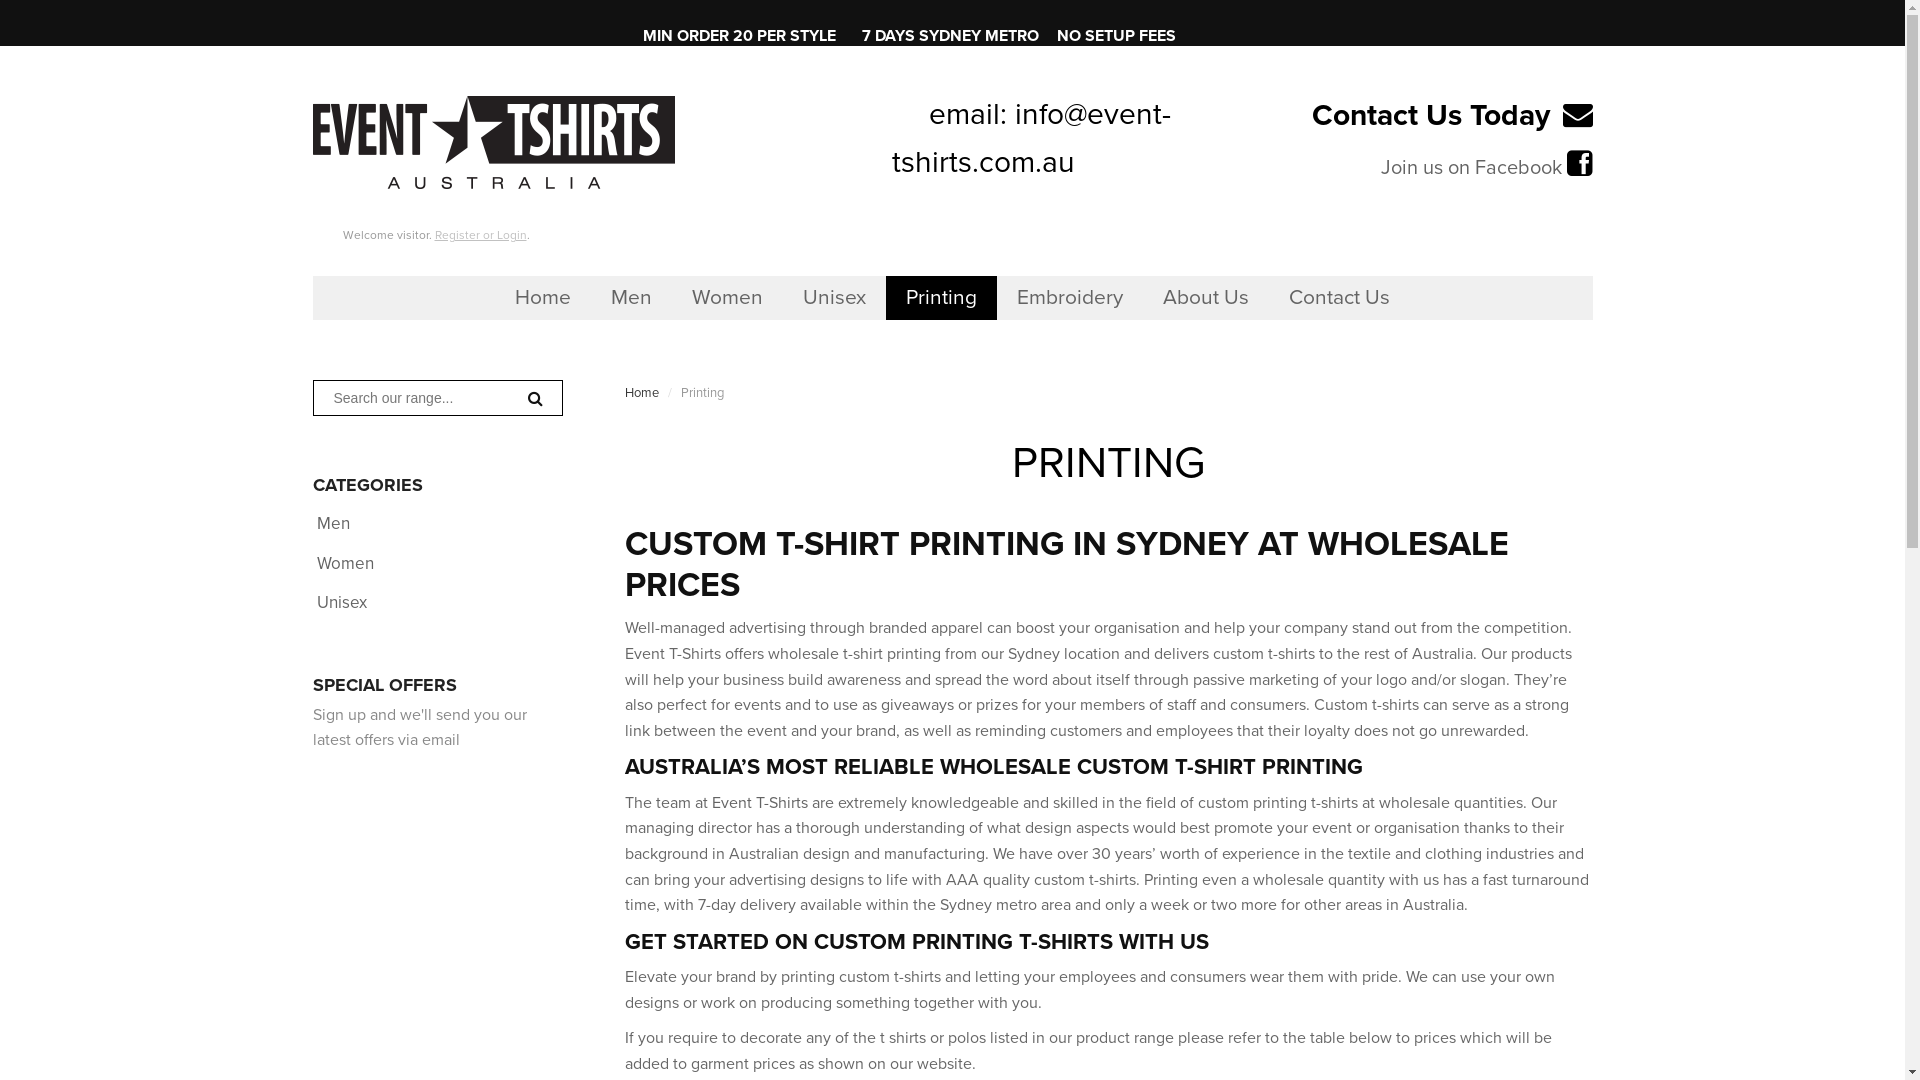 The height and width of the screenshot is (1080, 1920). Describe the element at coordinates (642, 393) in the screenshot. I see `'Home'` at that location.